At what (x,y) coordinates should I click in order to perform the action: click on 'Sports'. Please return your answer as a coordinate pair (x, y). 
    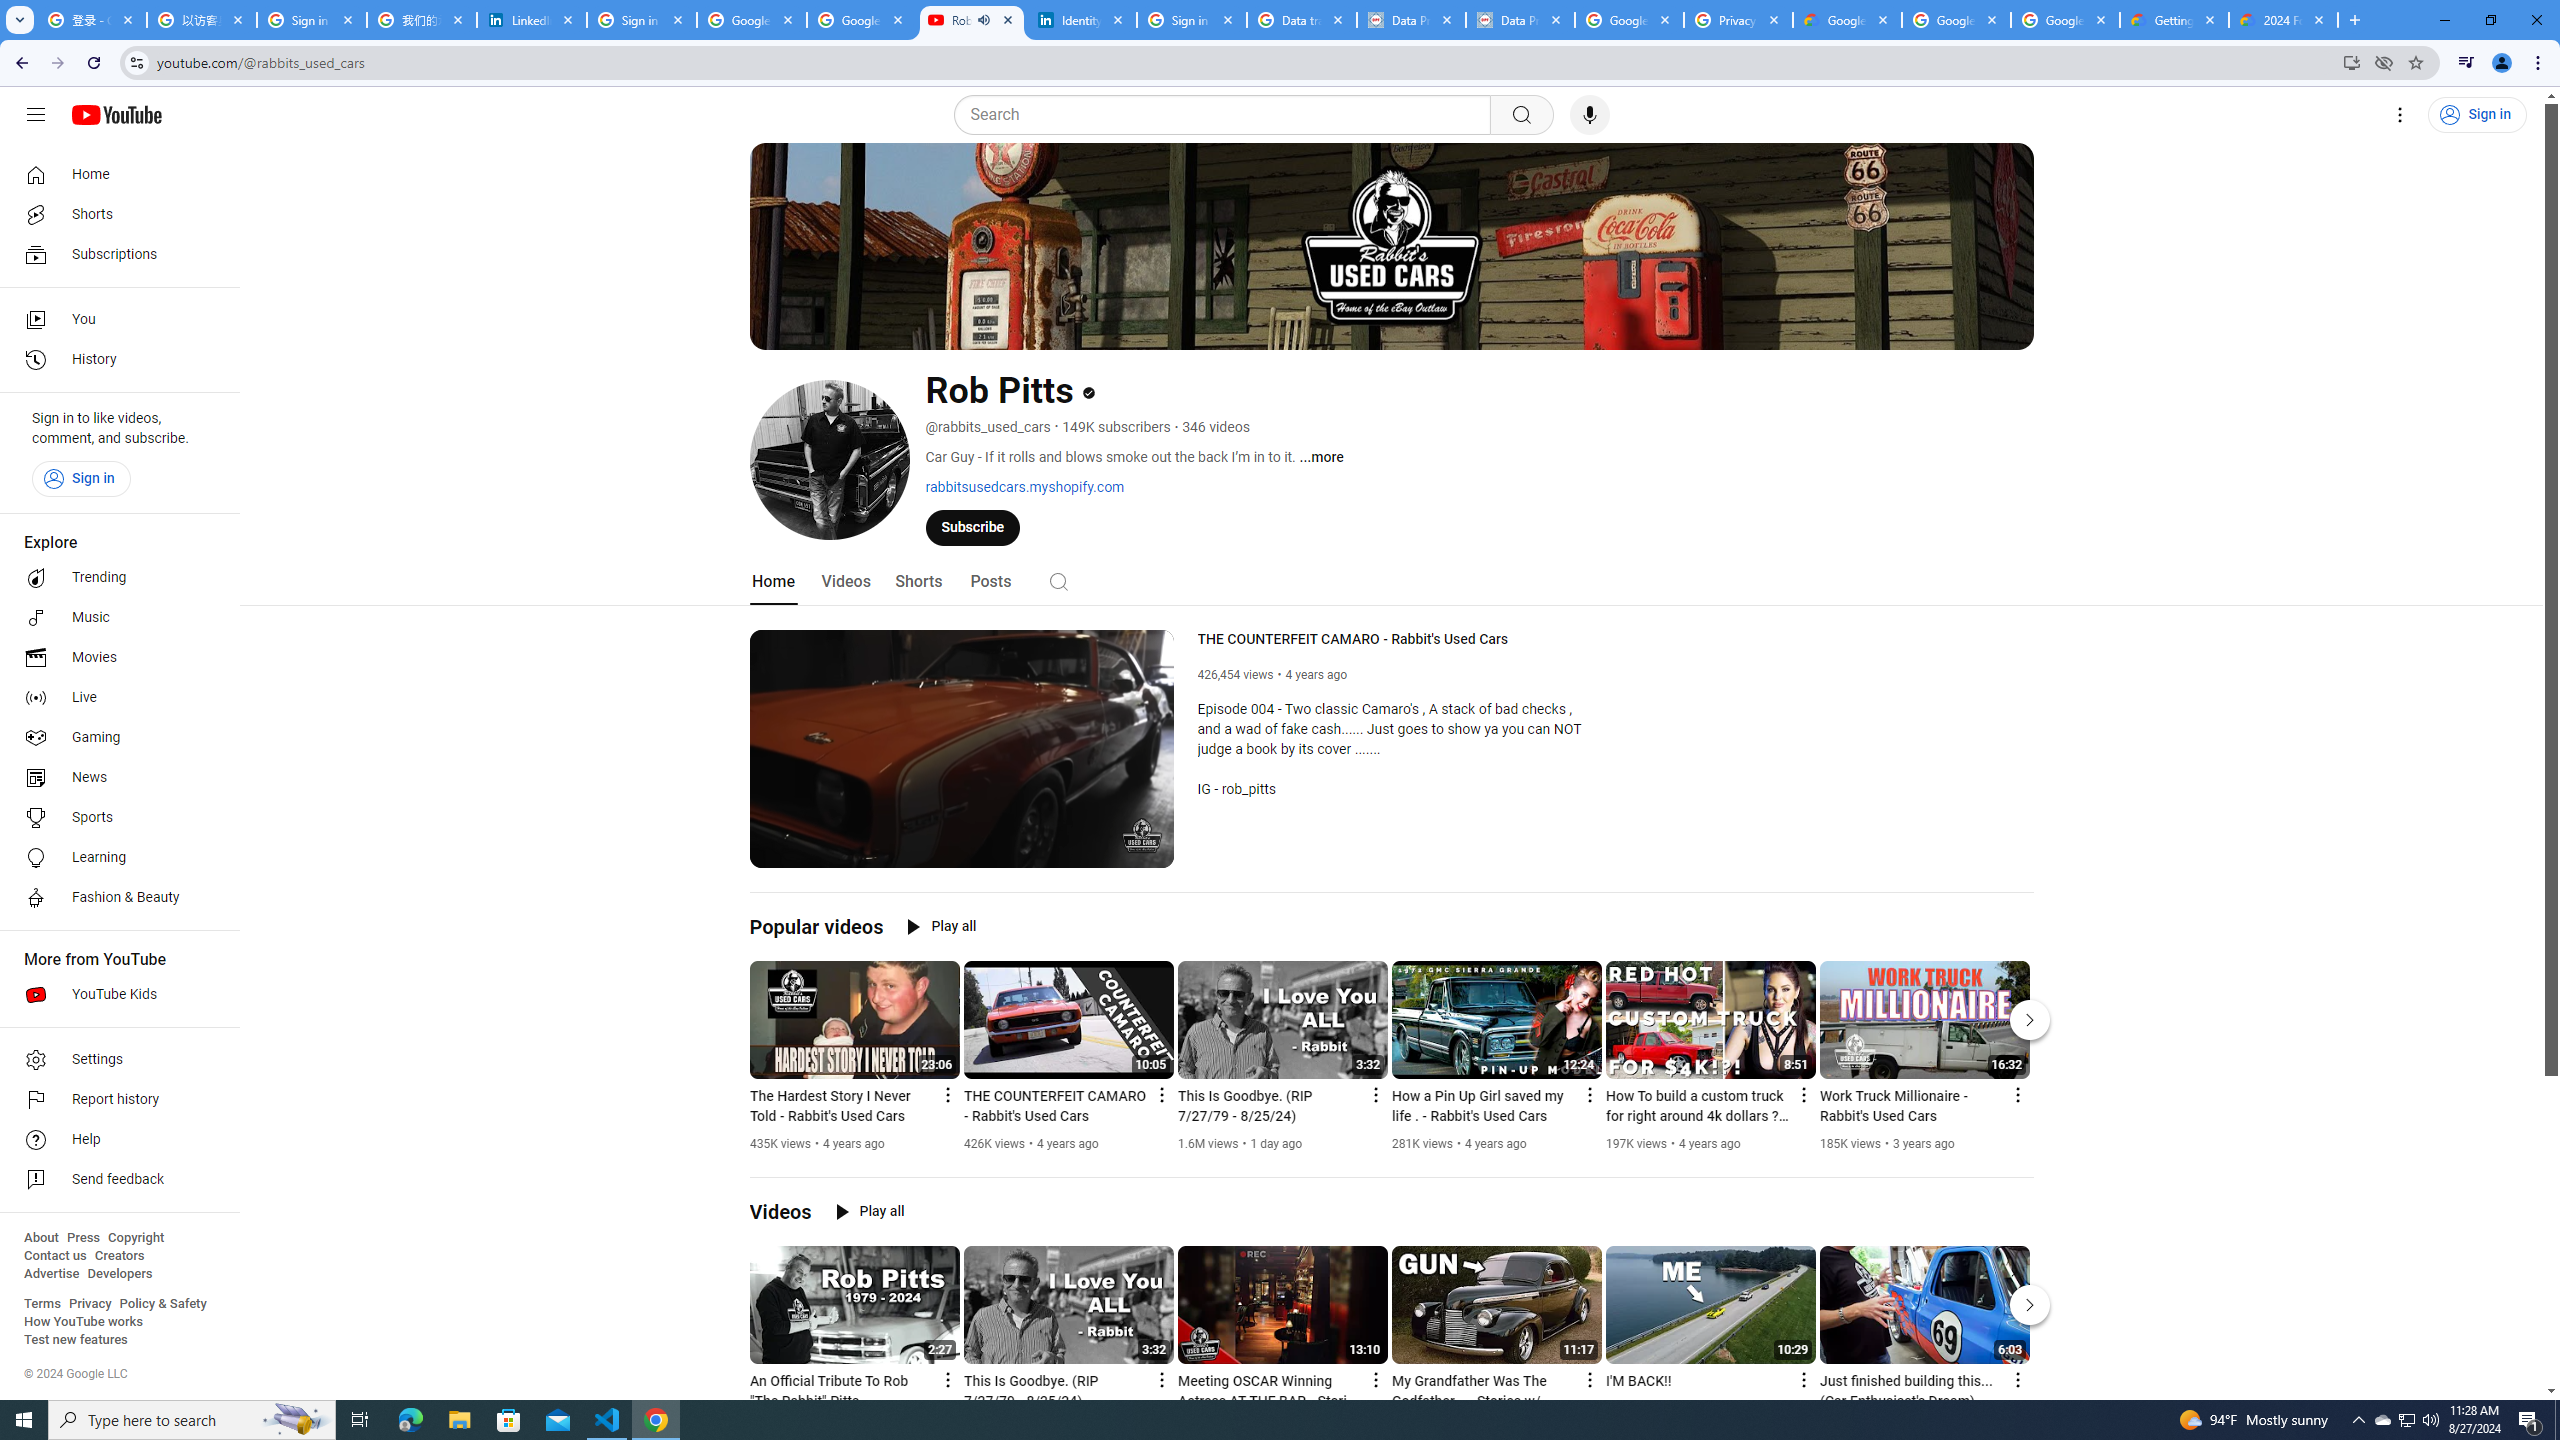
    Looking at the image, I should click on (113, 816).